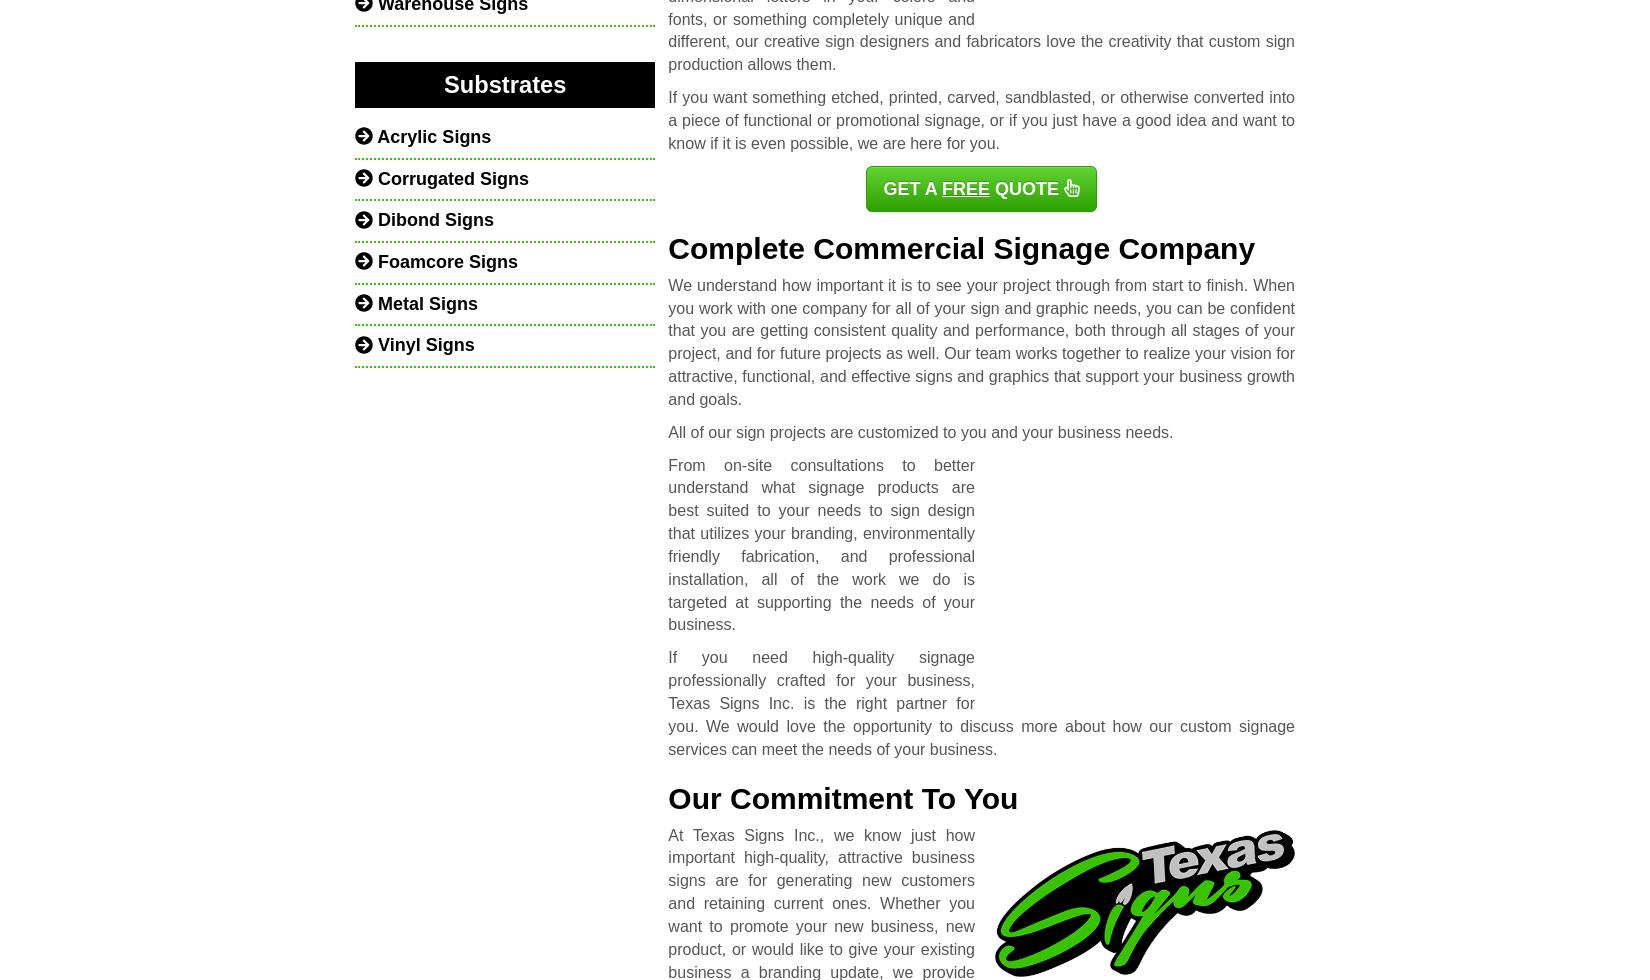 This screenshot has width=1650, height=980. I want to click on 'Complete Commercial Signage Company', so click(961, 247).